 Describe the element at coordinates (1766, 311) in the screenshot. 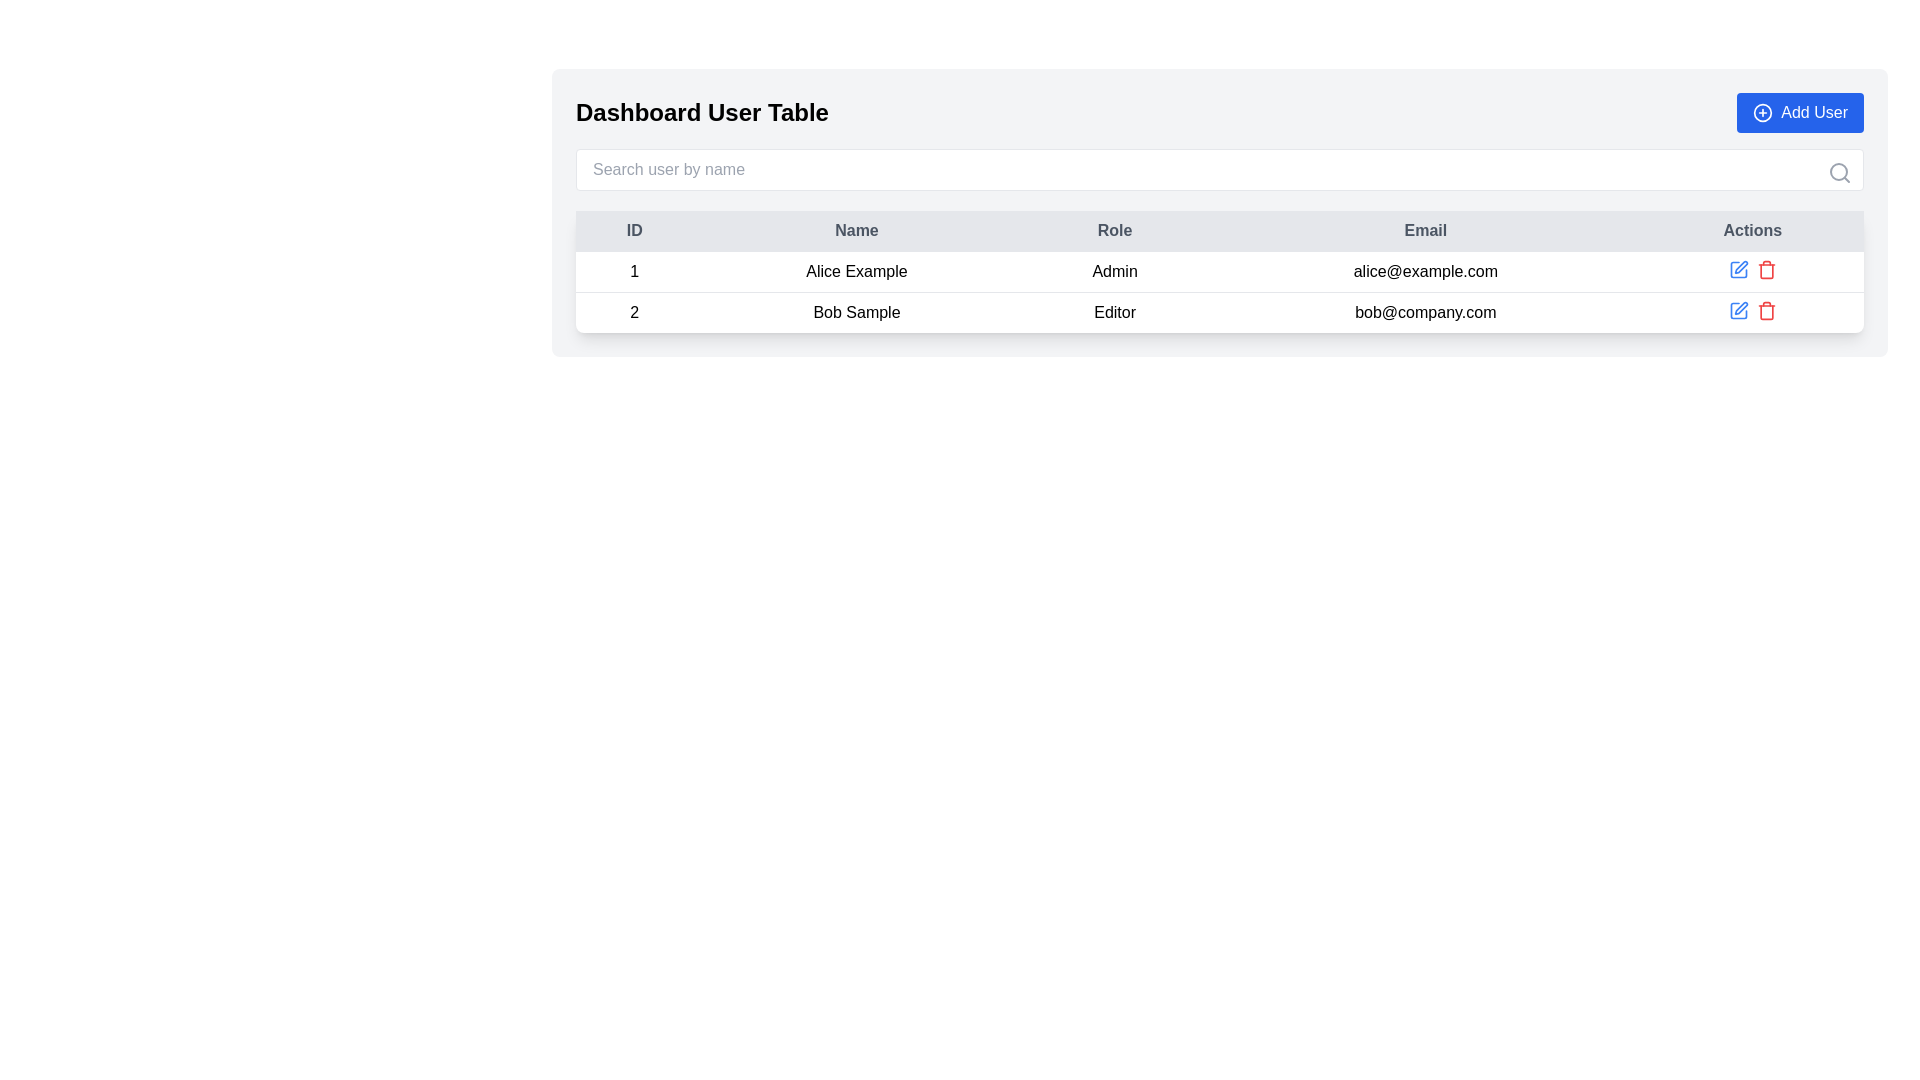

I see `the red trash icon in the 'Actions' column of the user table` at that location.